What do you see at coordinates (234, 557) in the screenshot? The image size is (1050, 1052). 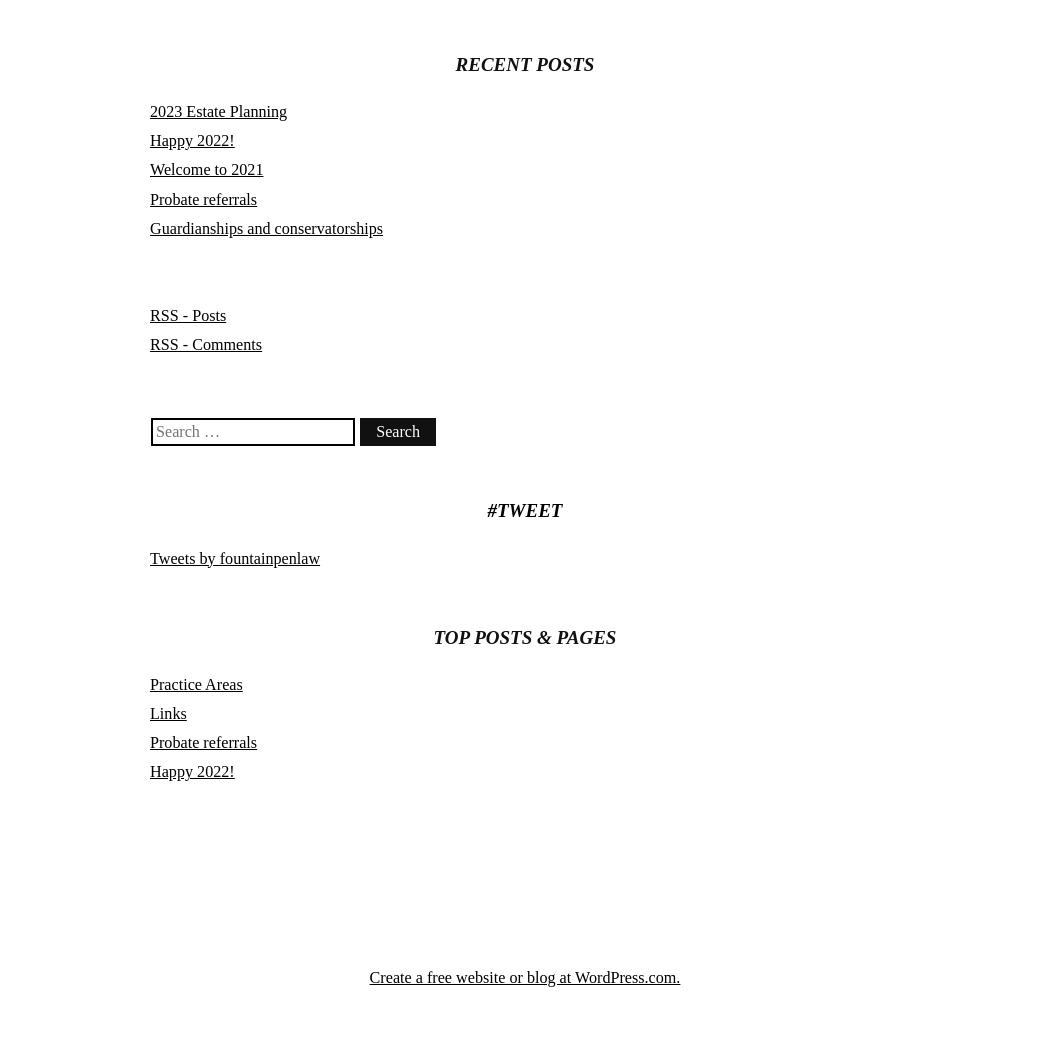 I see `'Tweets by fountainpenlaw'` at bounding box center [234, 557].